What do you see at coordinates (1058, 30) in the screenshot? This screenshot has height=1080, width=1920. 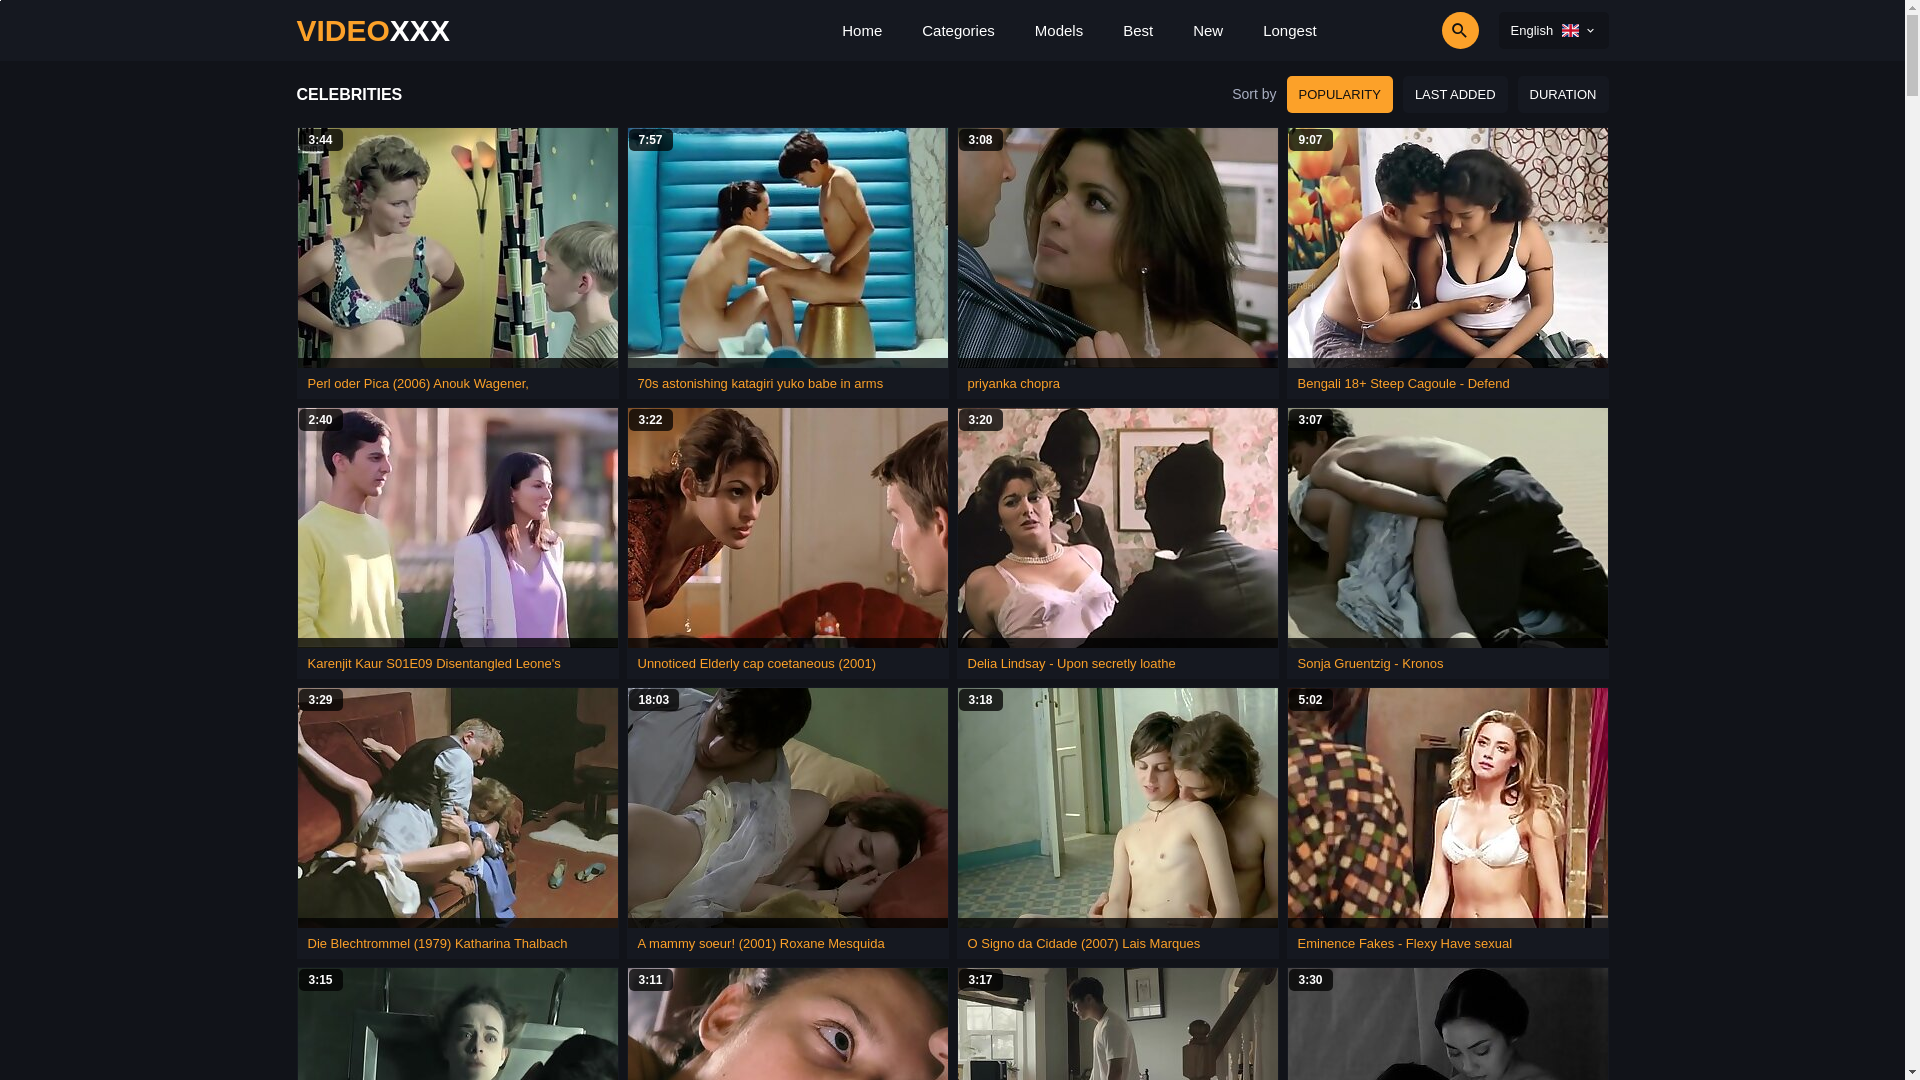 I see `'Models'` at bounding box center [1058, 30].